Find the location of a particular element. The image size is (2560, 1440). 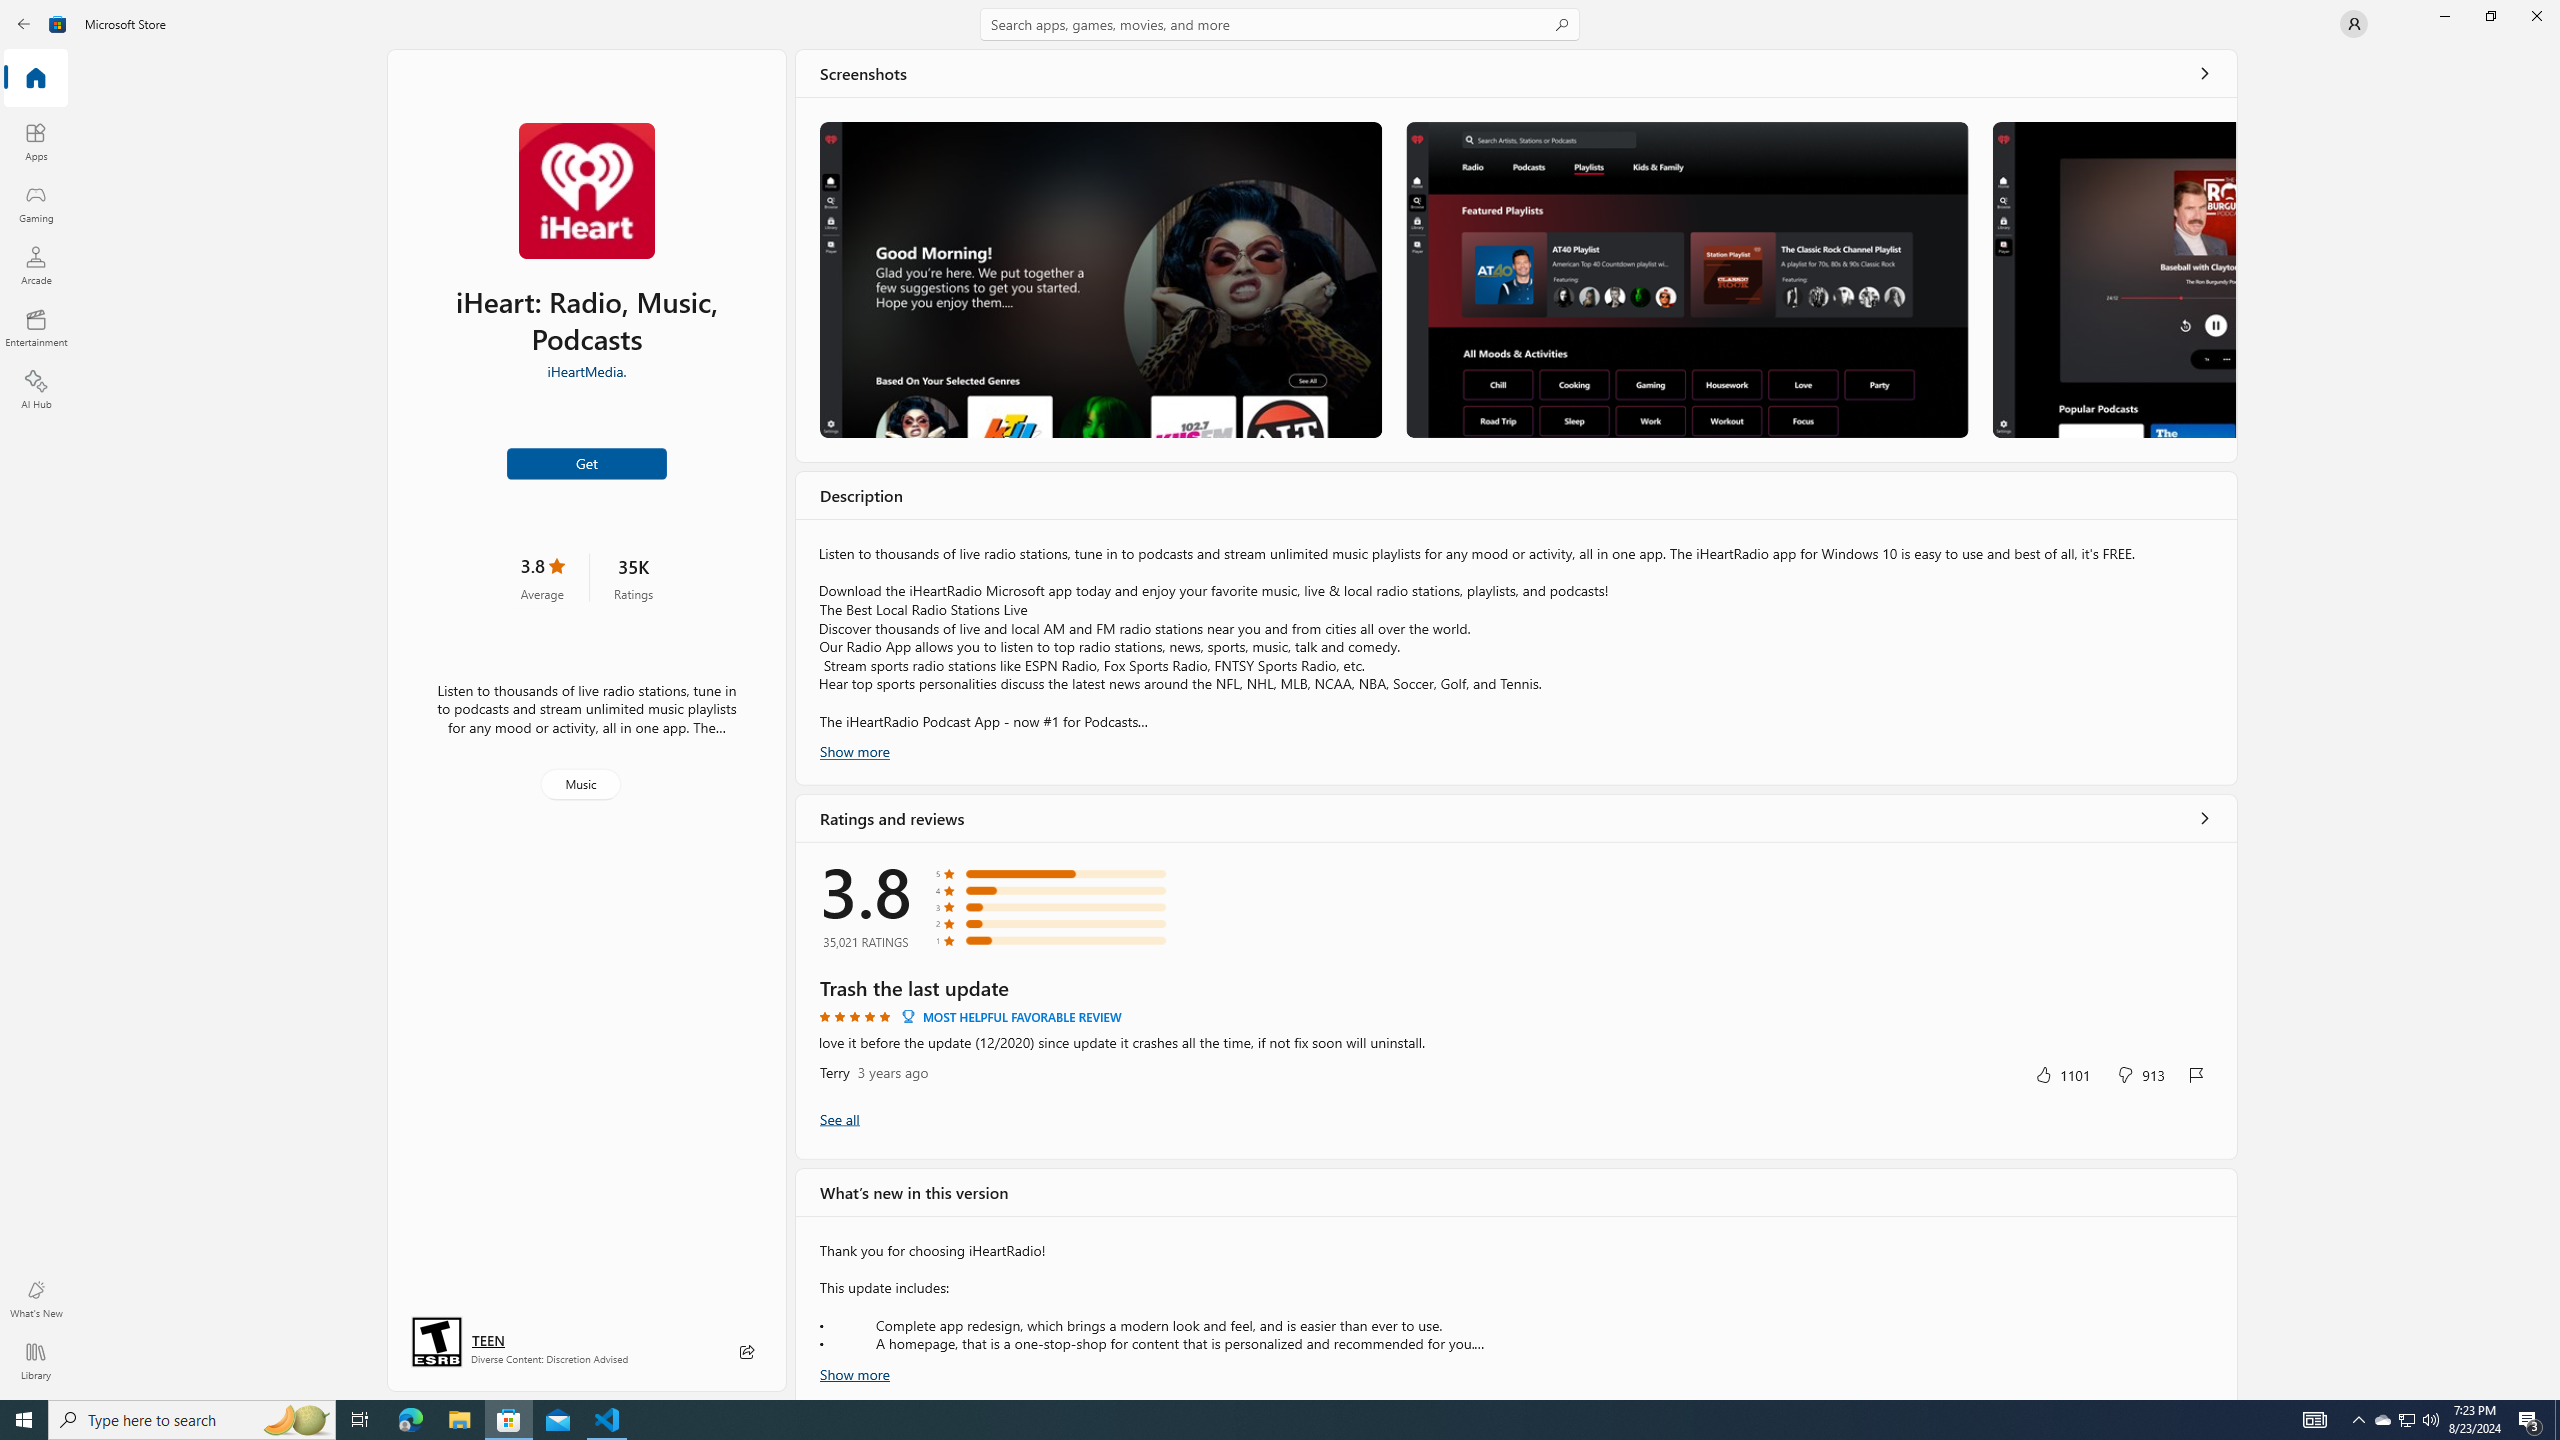

'Age rating: TEEN. Click for more information.' is located at coordinates (486, 1340).